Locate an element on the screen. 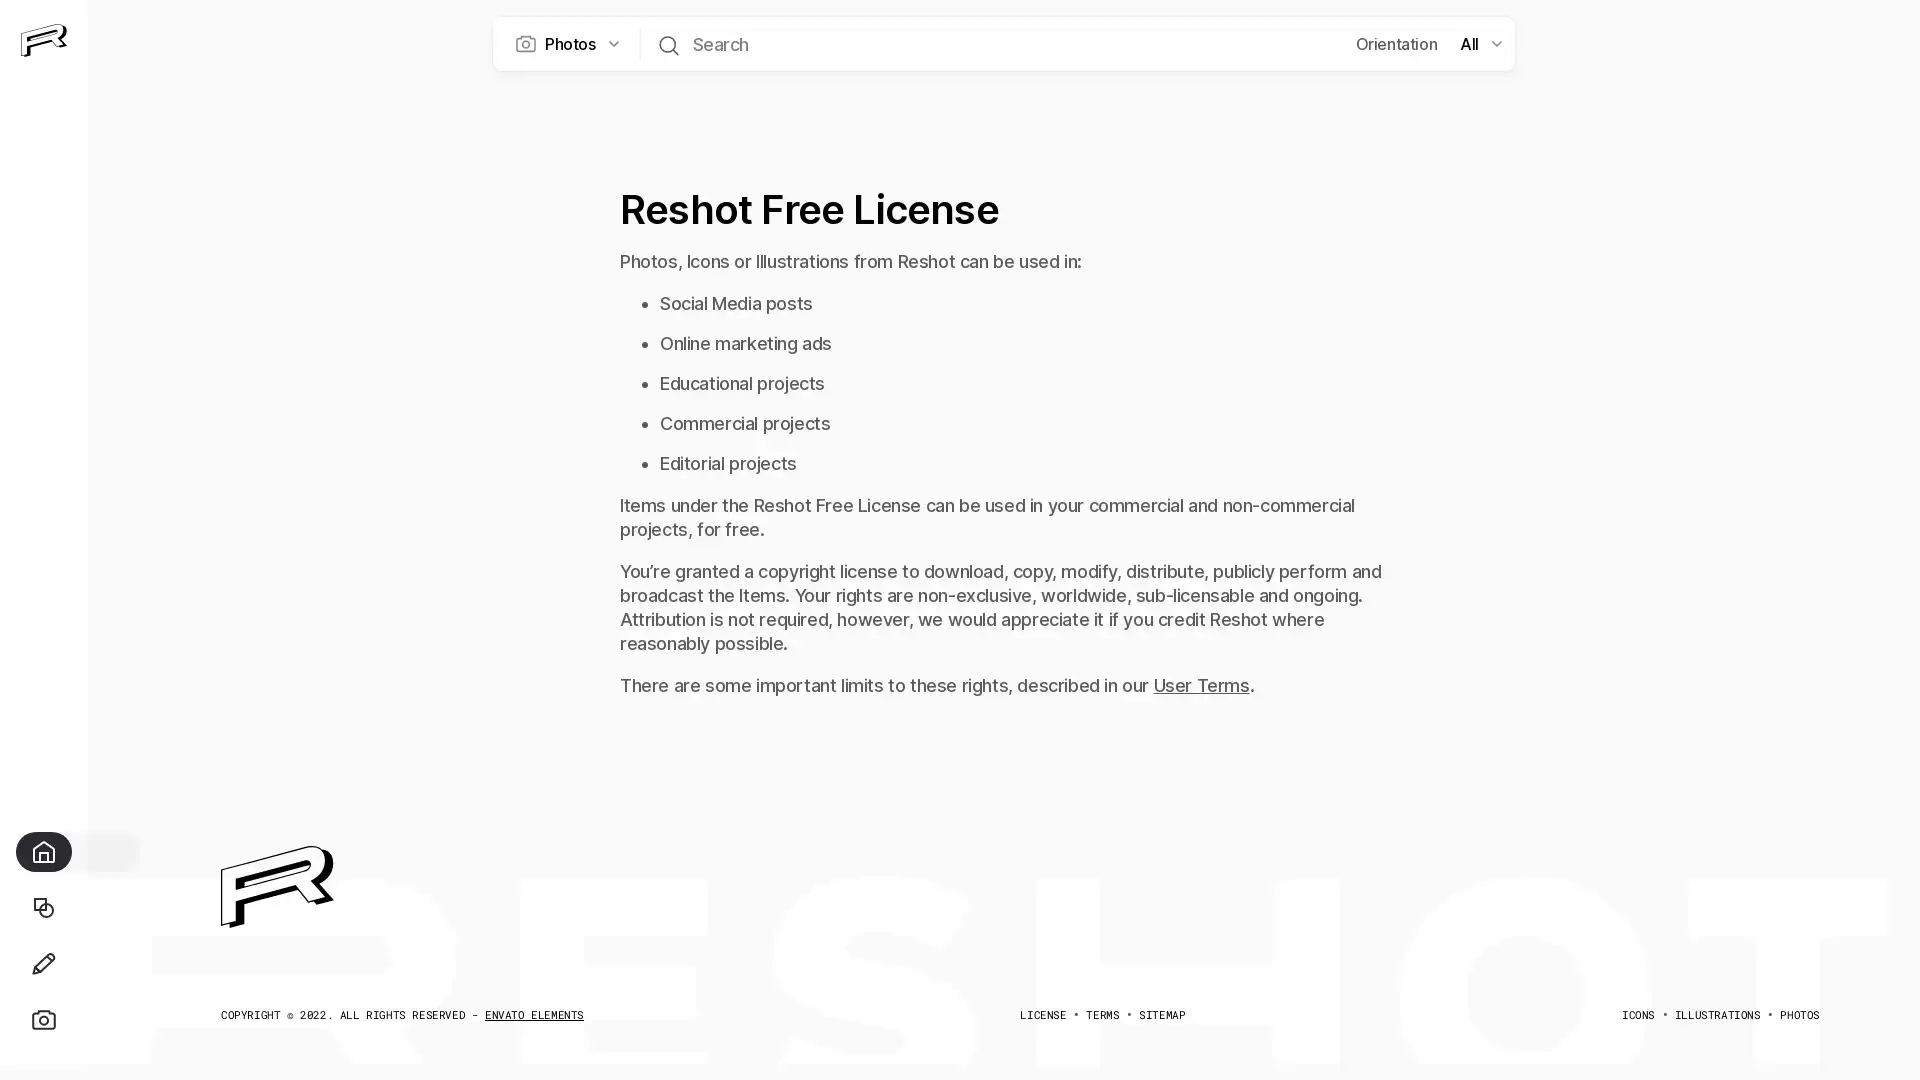 The image size is (1920, 1080). Search is located at coordinates (667, 43).